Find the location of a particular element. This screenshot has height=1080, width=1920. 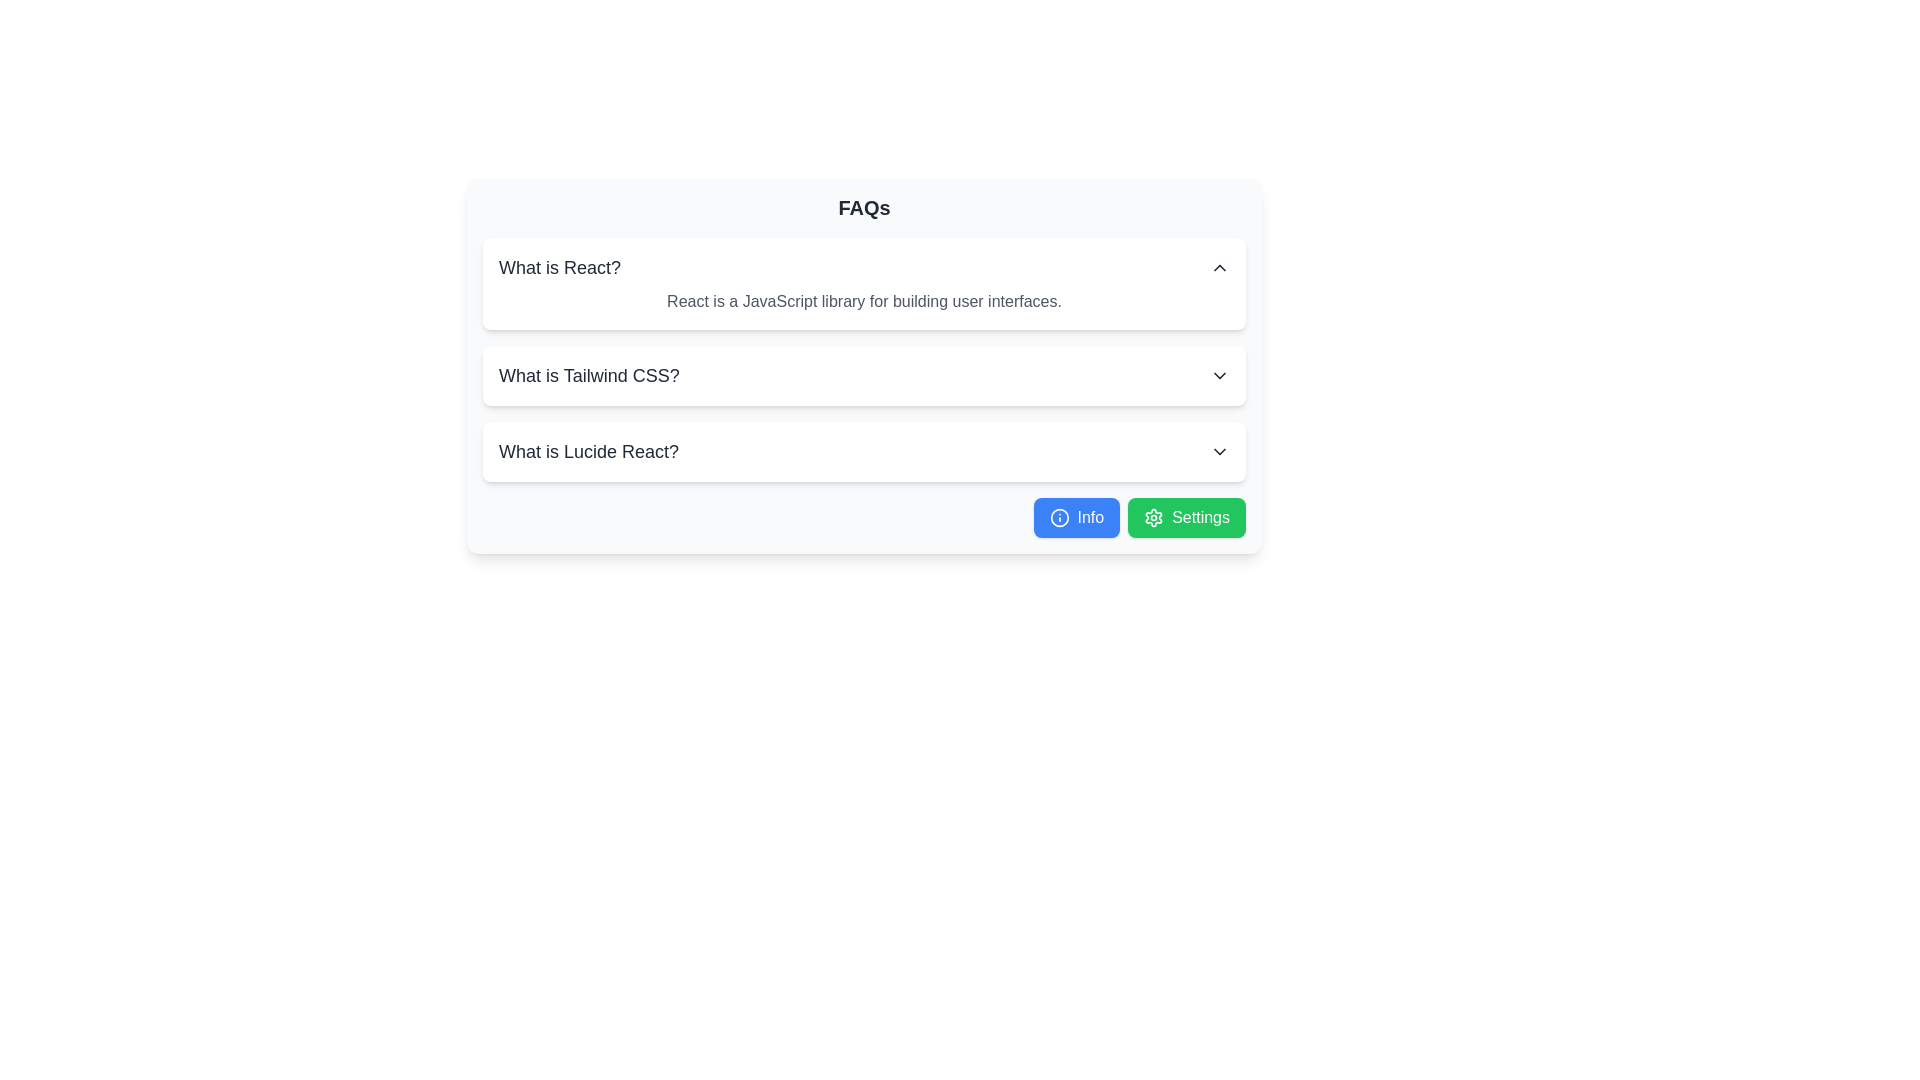

the expand/collapse icon for the FAQ item labeled 'What is React?' is located at coordinates (1218, 266).